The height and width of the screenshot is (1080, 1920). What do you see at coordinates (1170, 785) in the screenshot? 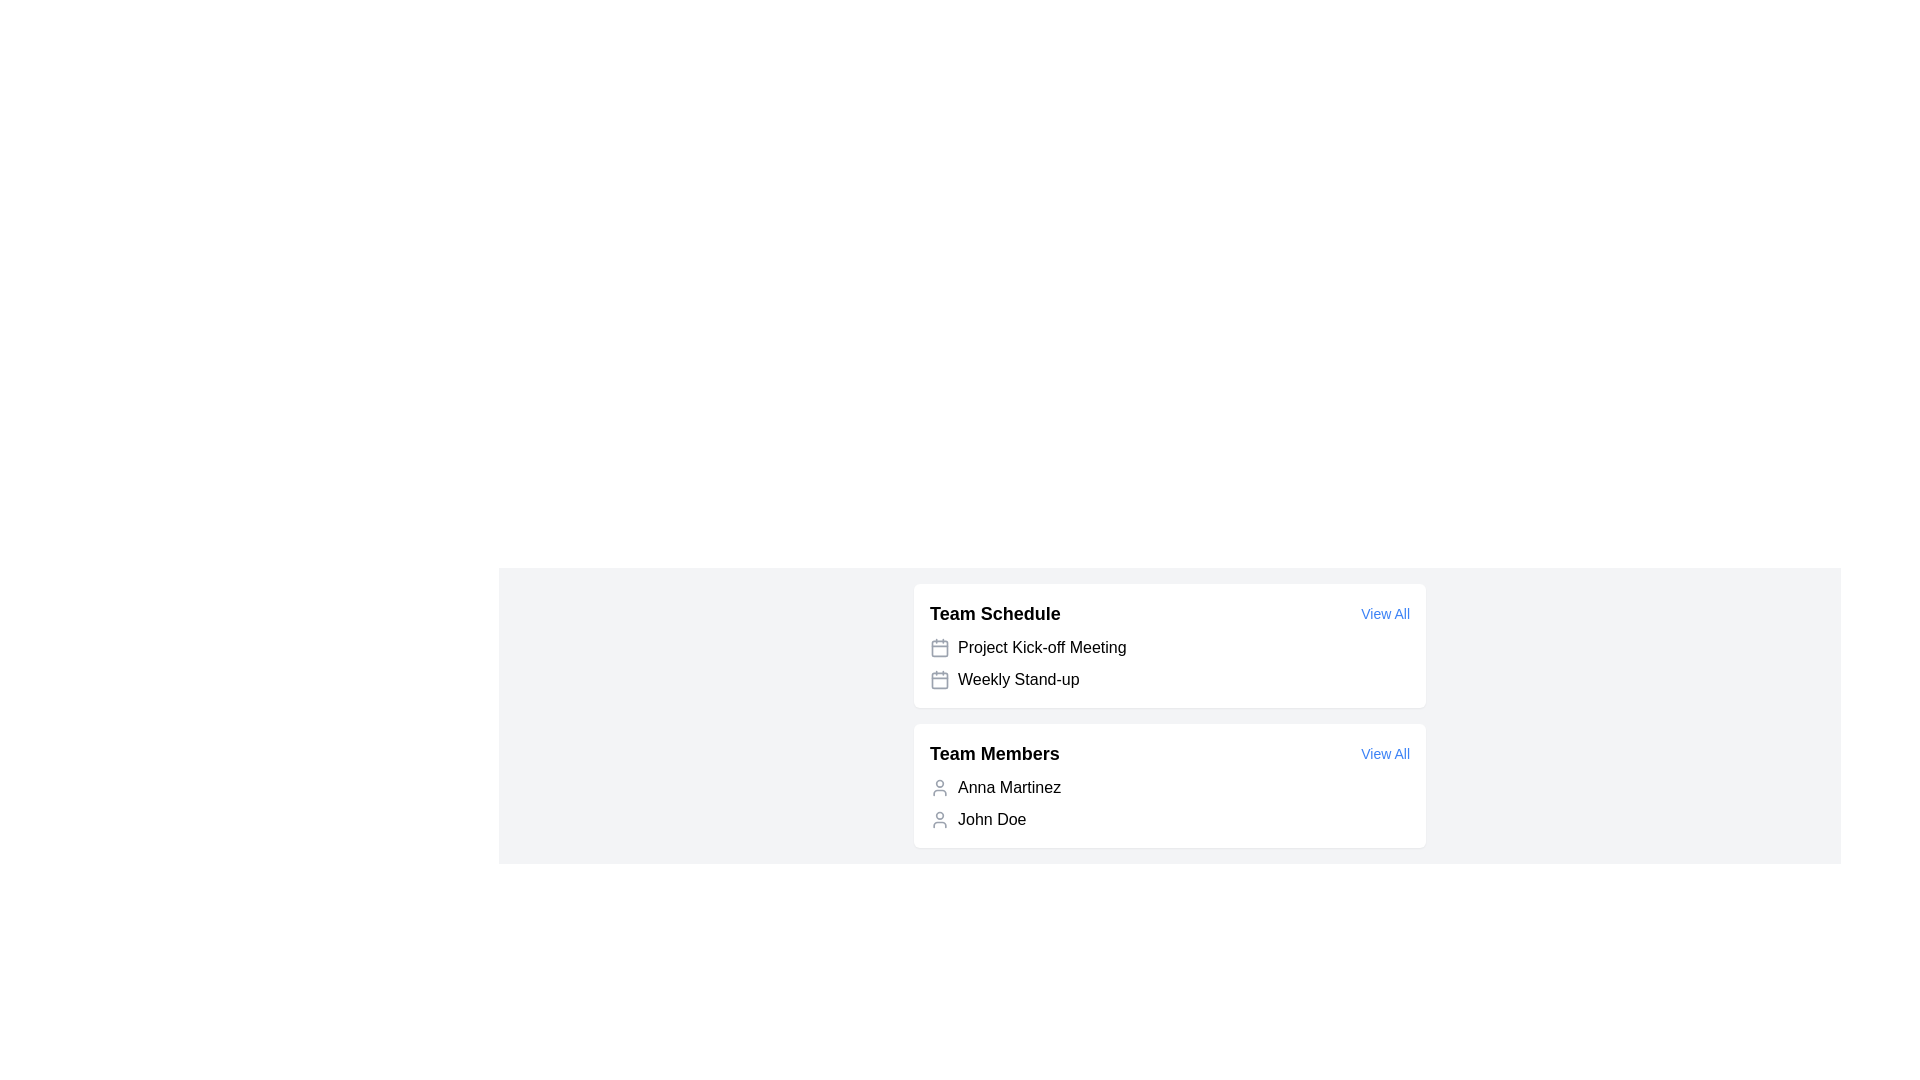
I see `the 'View All' link in the team members' display section` at bounding box center [1170, 785].